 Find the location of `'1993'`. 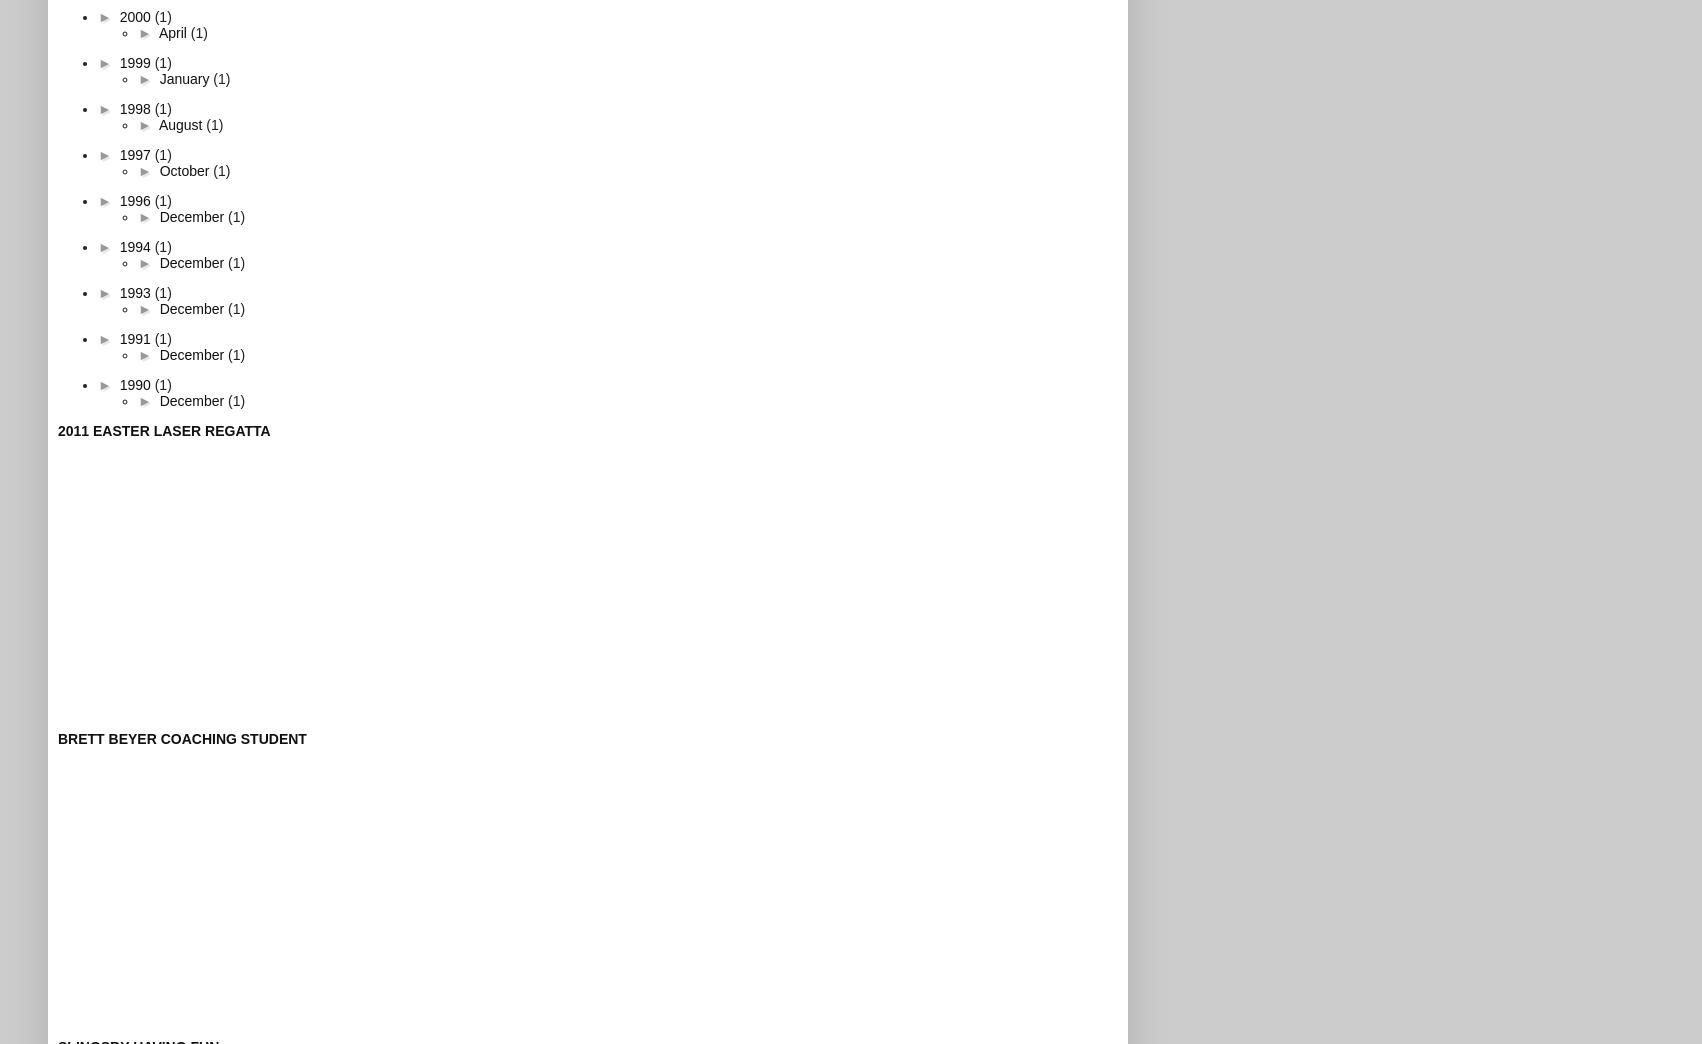

'1993' is located at coordinates (136, 291).